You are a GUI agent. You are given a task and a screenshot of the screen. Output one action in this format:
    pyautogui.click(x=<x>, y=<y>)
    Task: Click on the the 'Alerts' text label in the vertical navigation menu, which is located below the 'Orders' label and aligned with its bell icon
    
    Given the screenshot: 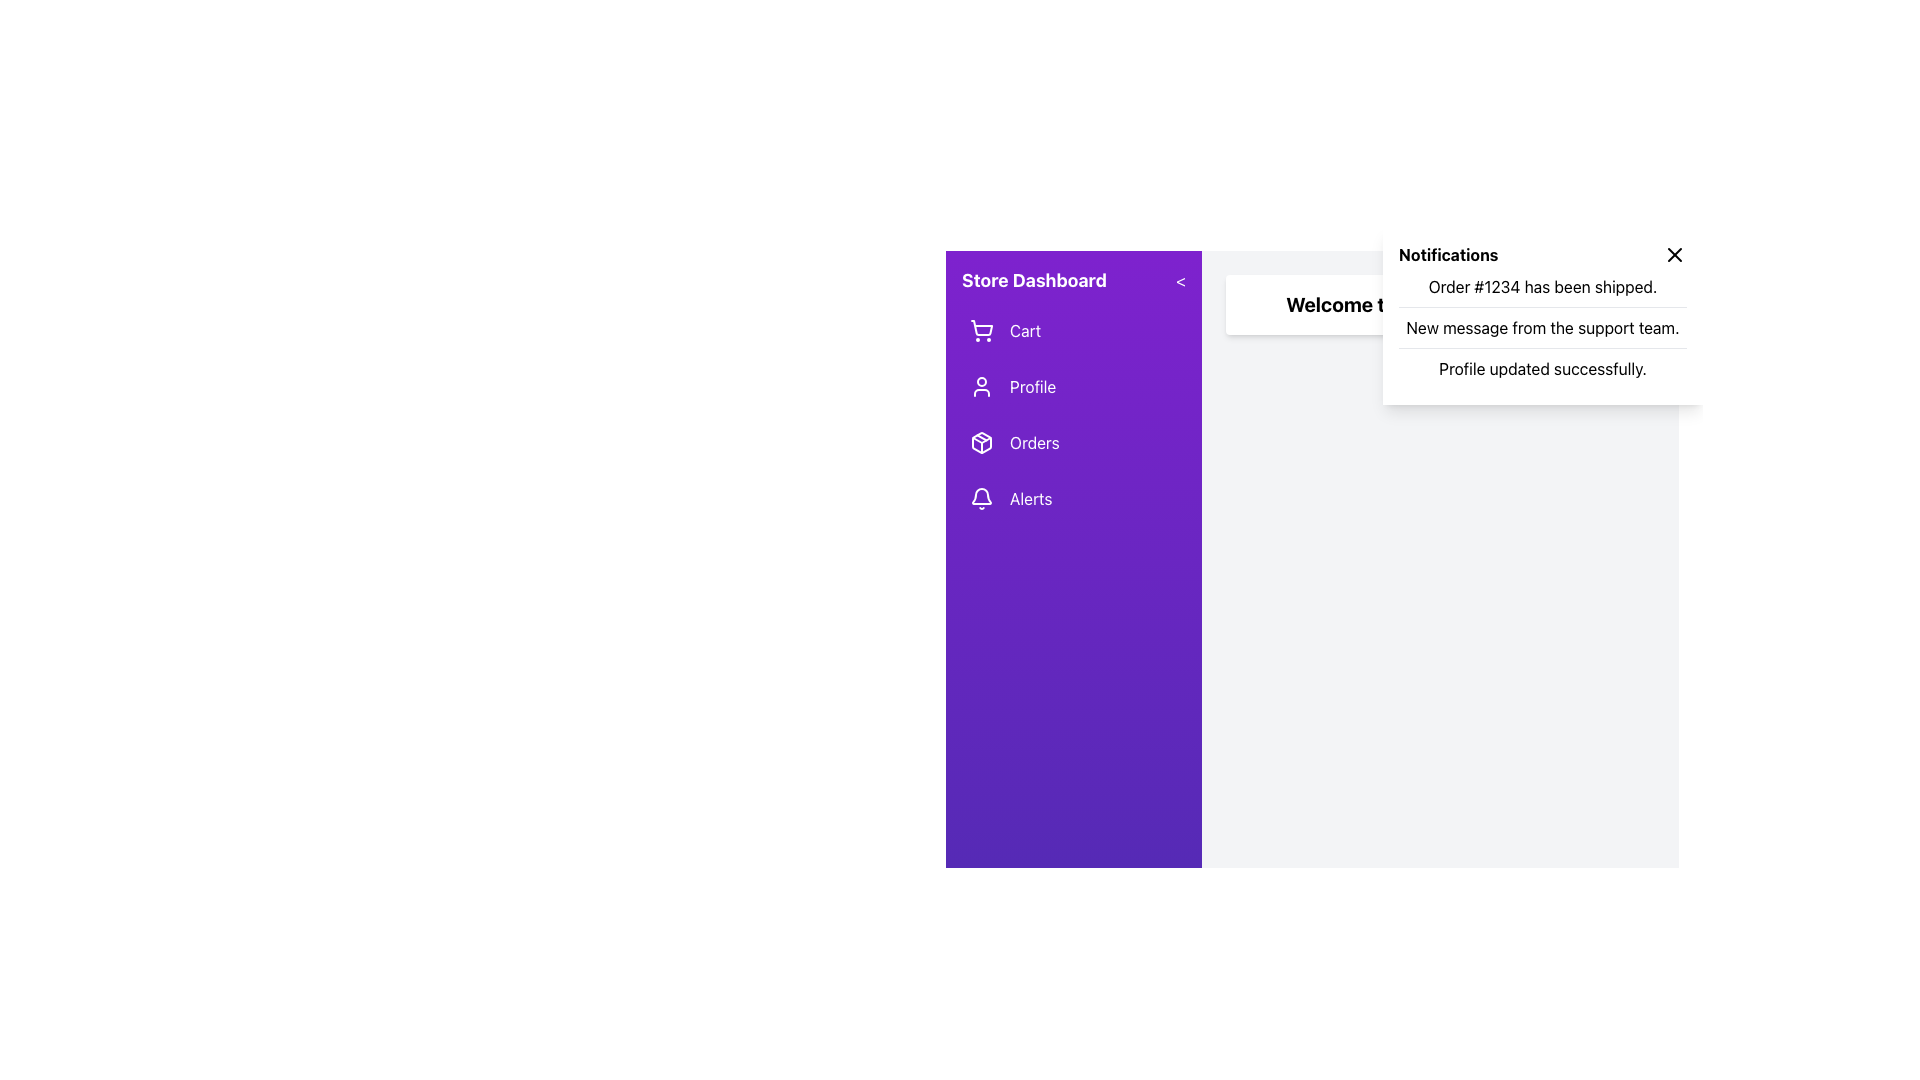 What is the action you would take?
    pyautogui.click(x=1031, y=497)
    